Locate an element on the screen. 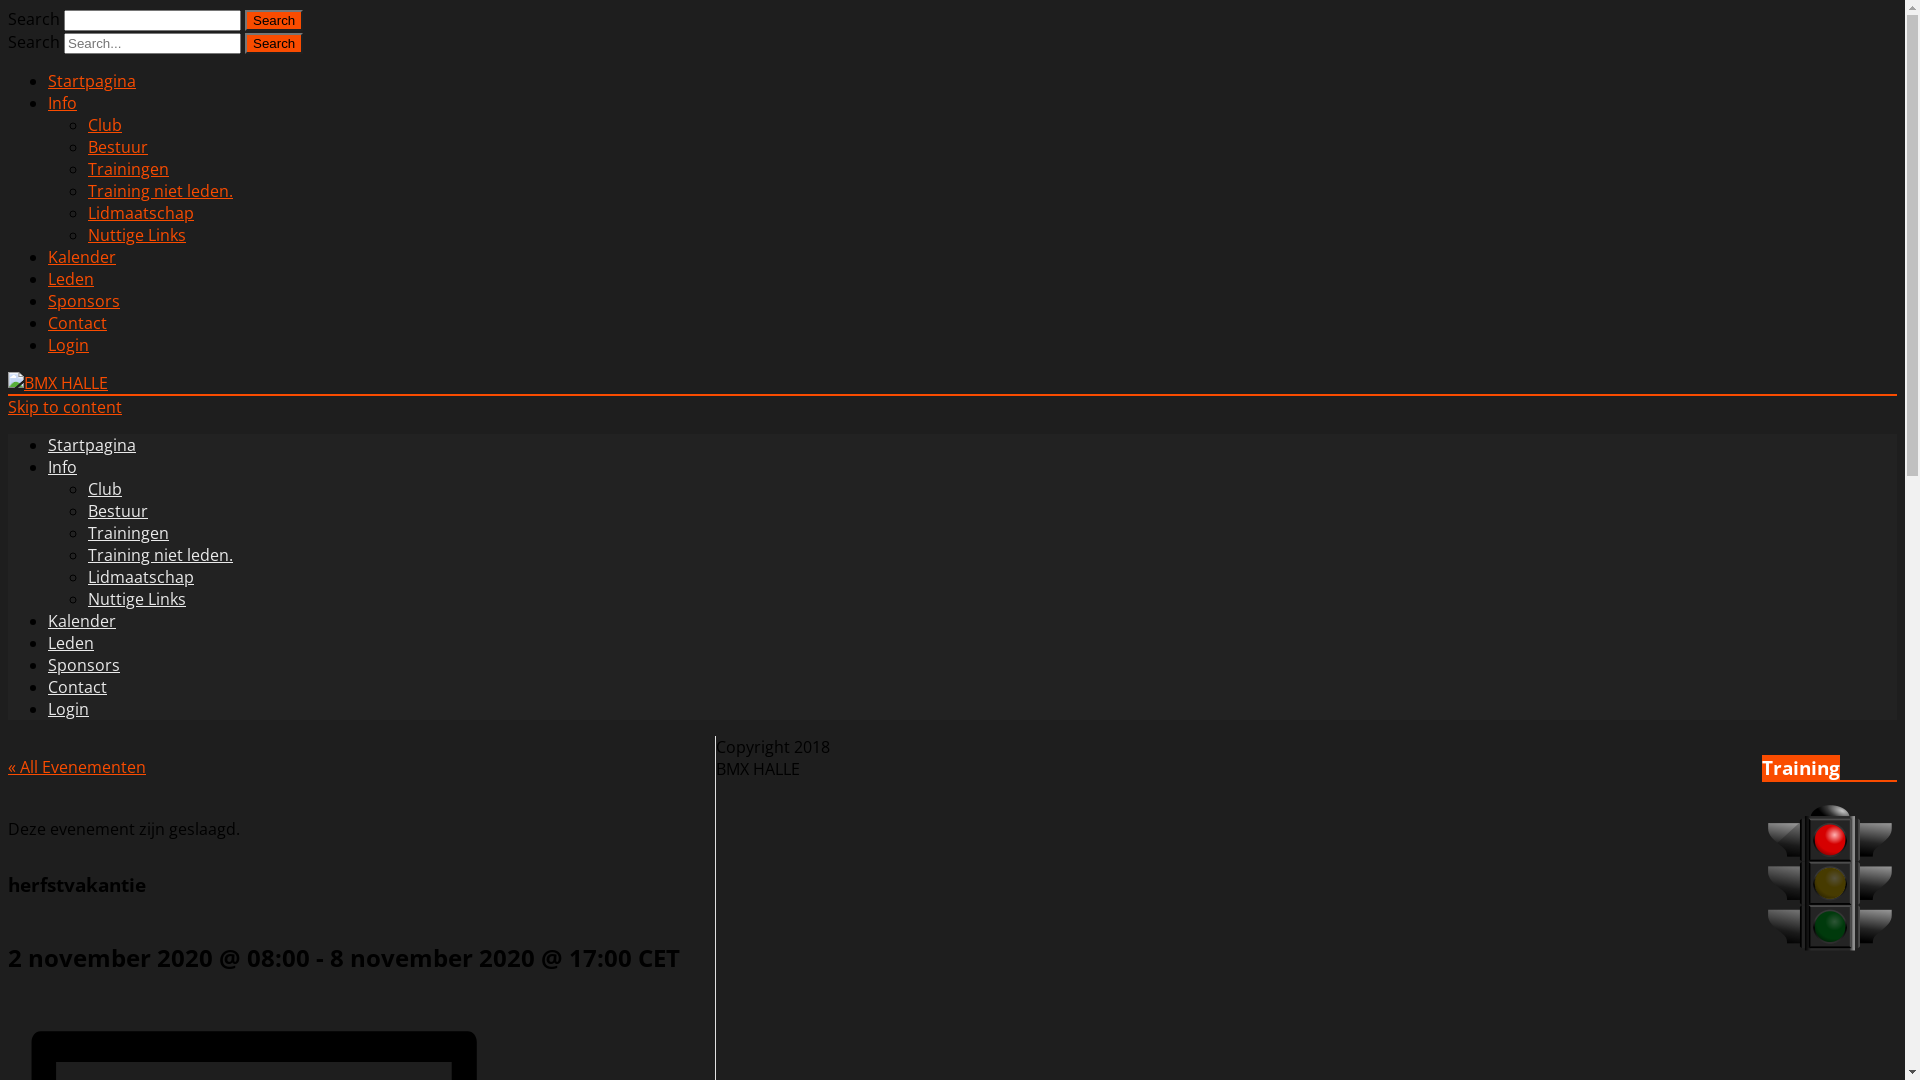 The image size is (1920, 1080). 'Club' is located at coordinates (104, 489).